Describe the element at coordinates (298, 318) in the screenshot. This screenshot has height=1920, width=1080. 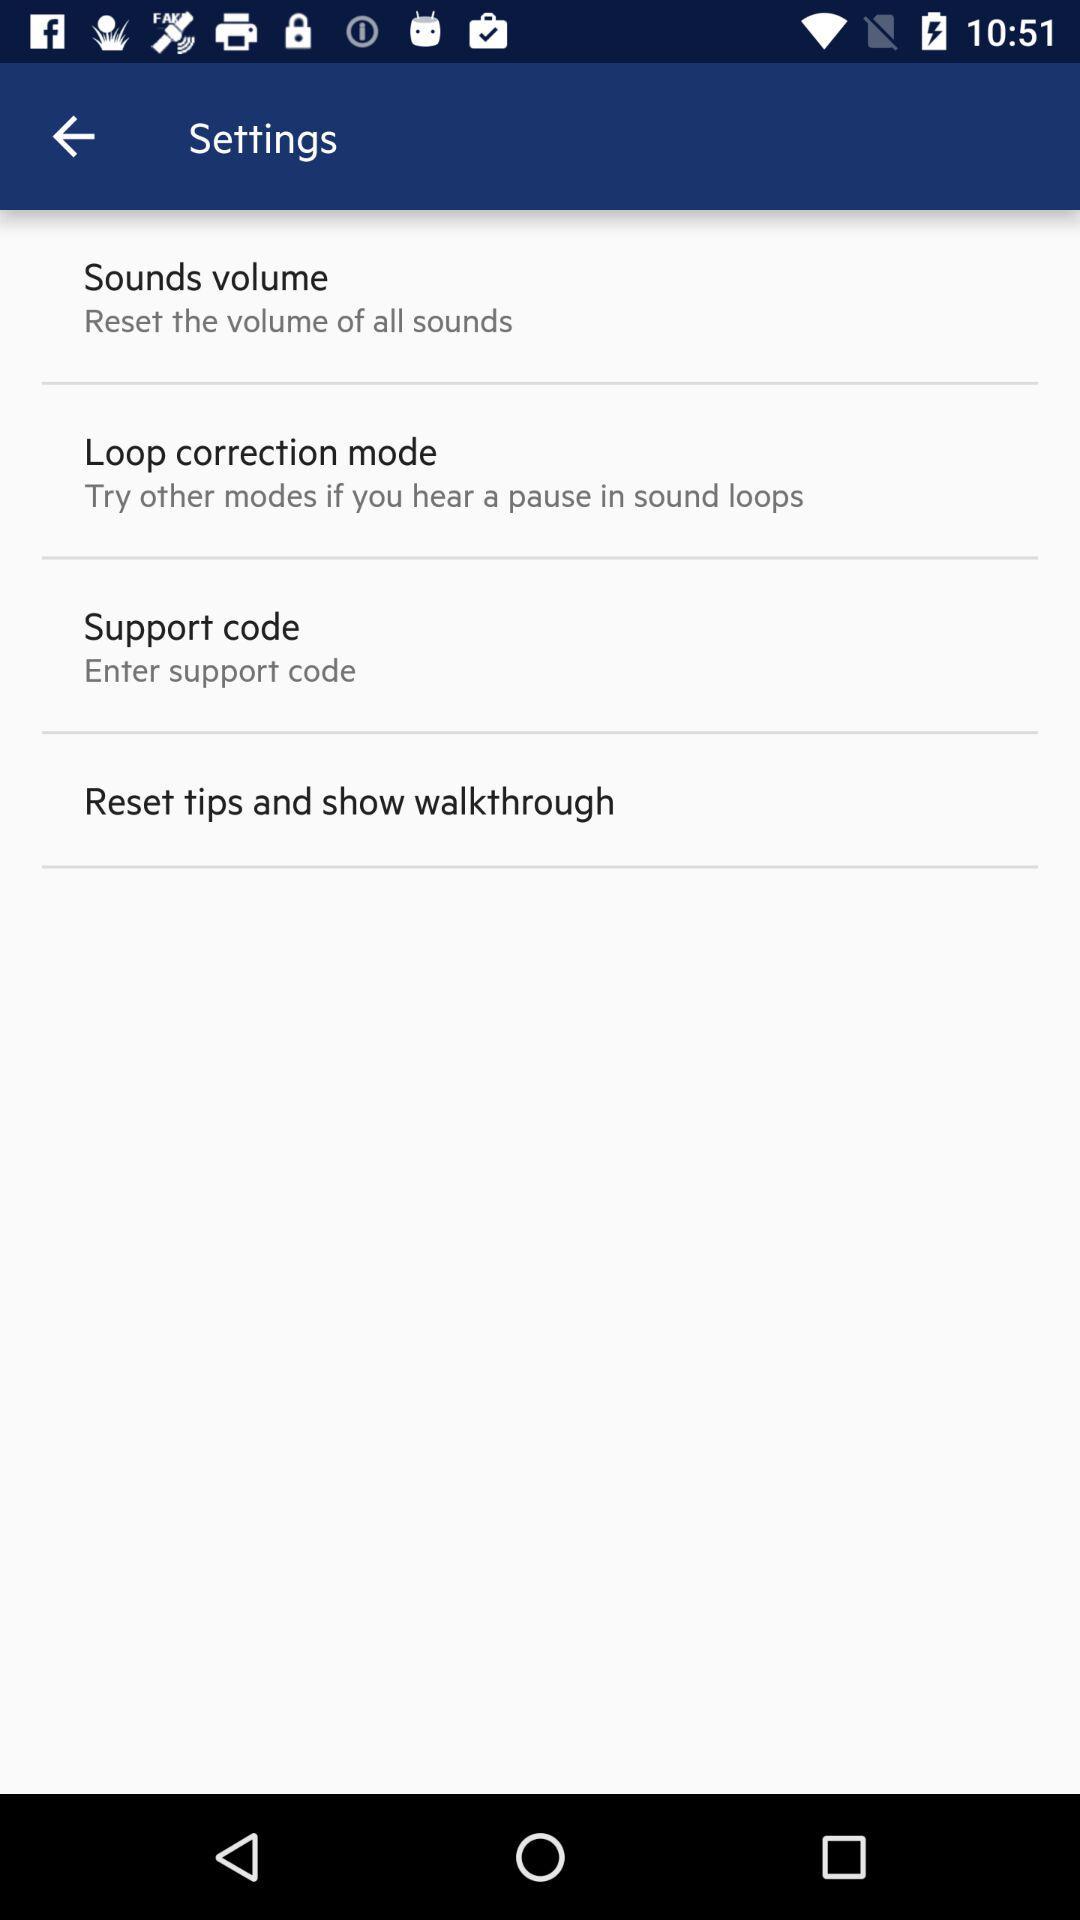
I see `the reset the volume item` at that location.